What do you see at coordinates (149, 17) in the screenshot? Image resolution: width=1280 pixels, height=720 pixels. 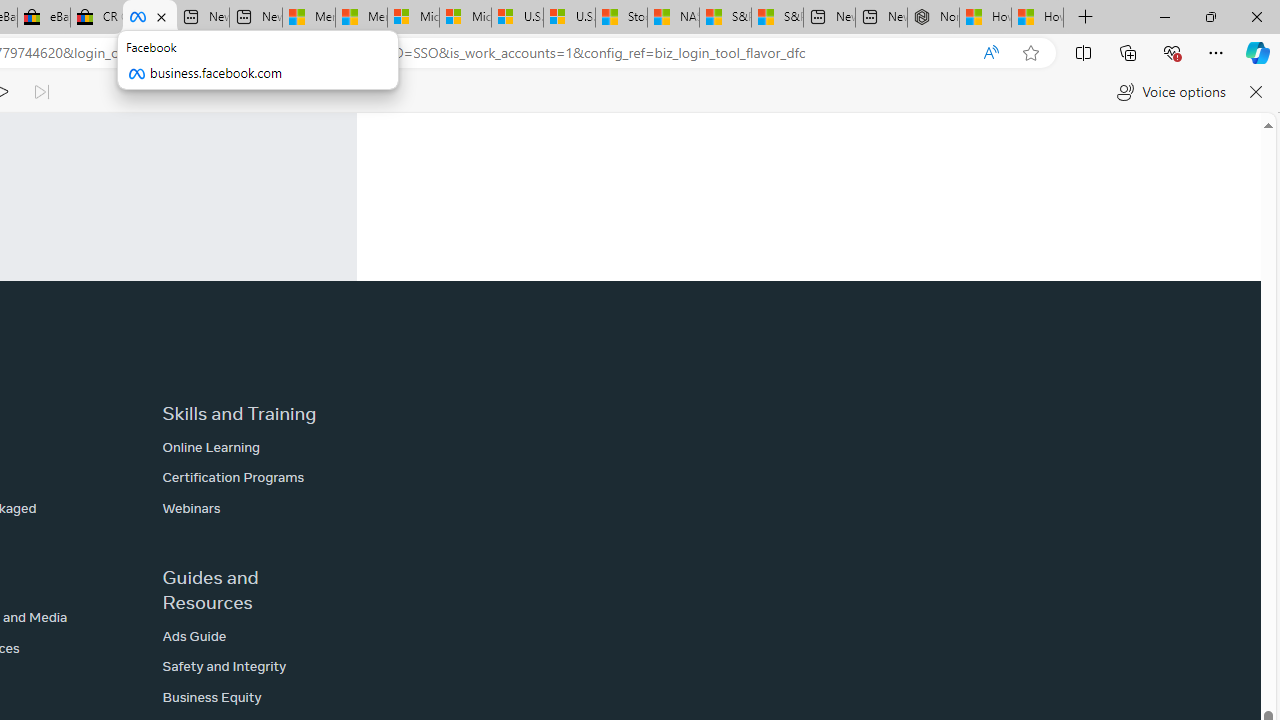 I see `'Facebook'` at bounding box center [149, 17].